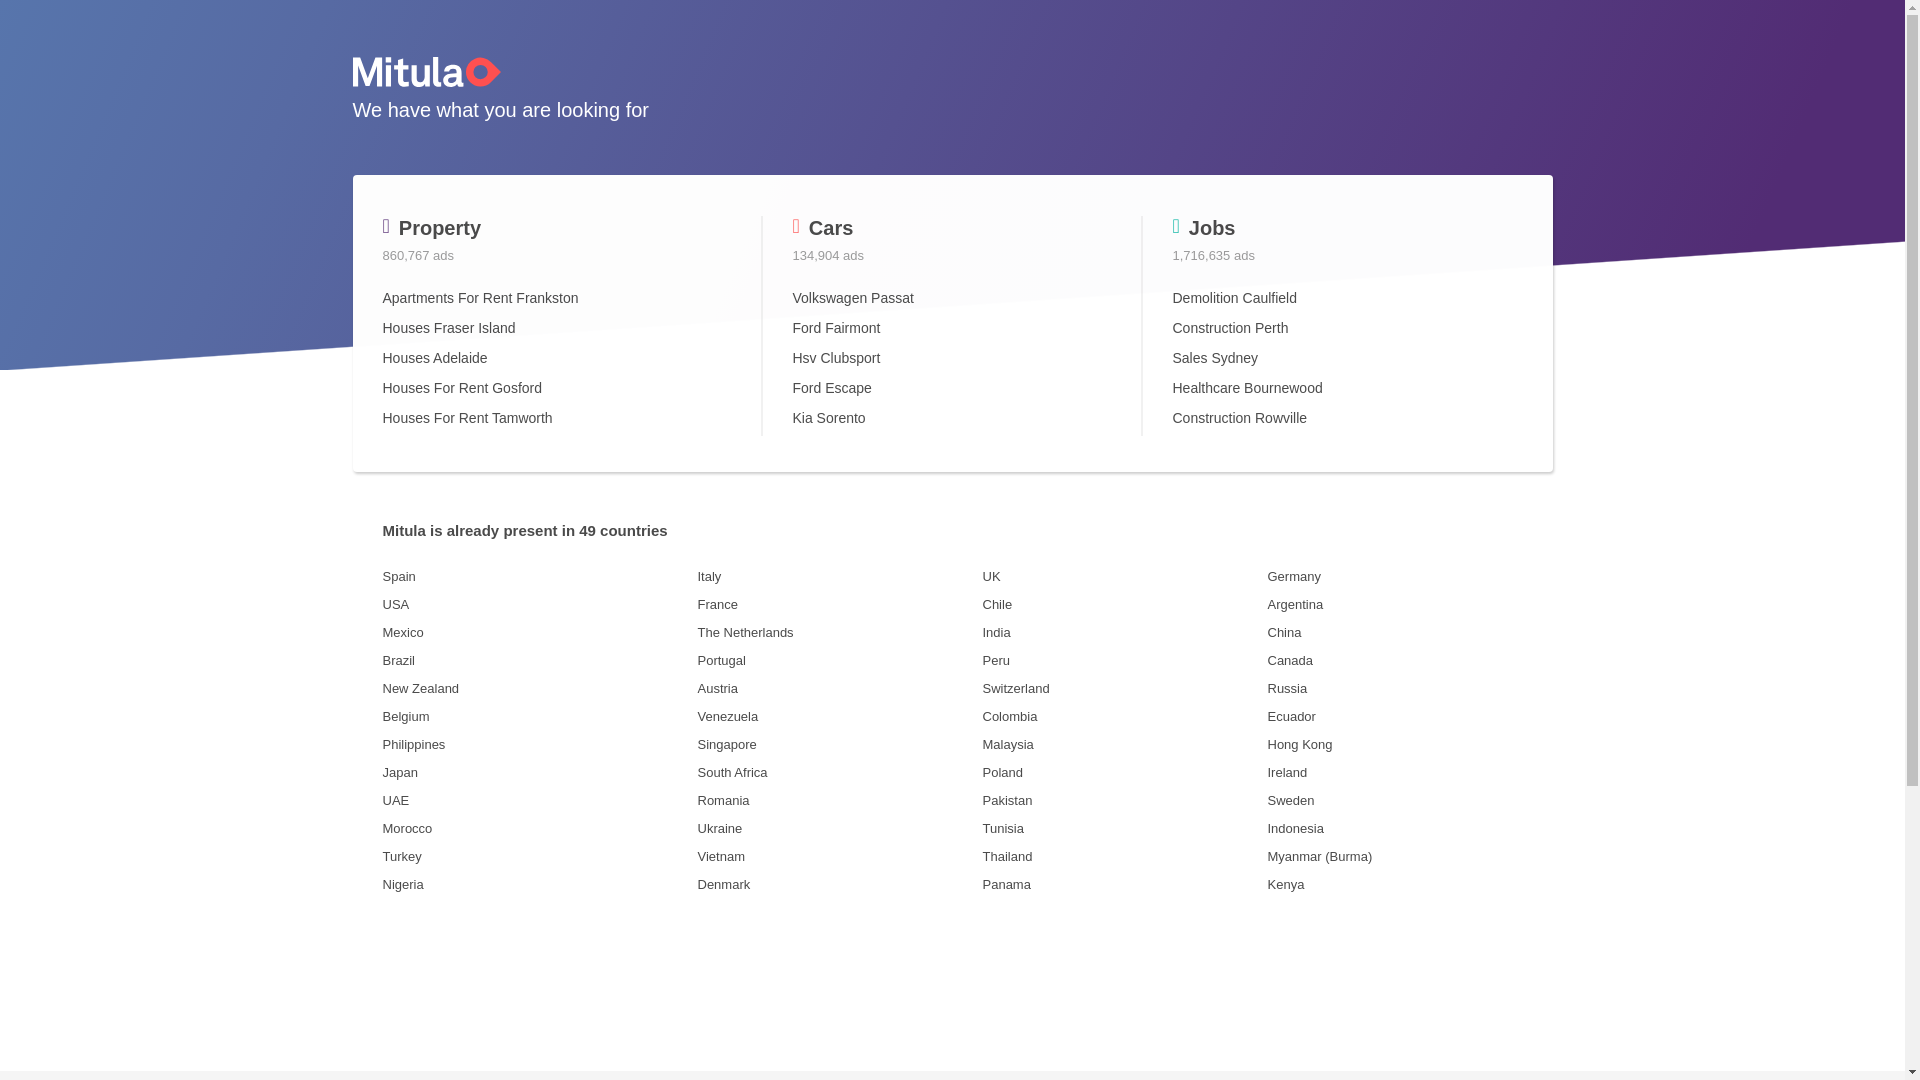  I want to click on 'Sweden', so click(1266, 800).